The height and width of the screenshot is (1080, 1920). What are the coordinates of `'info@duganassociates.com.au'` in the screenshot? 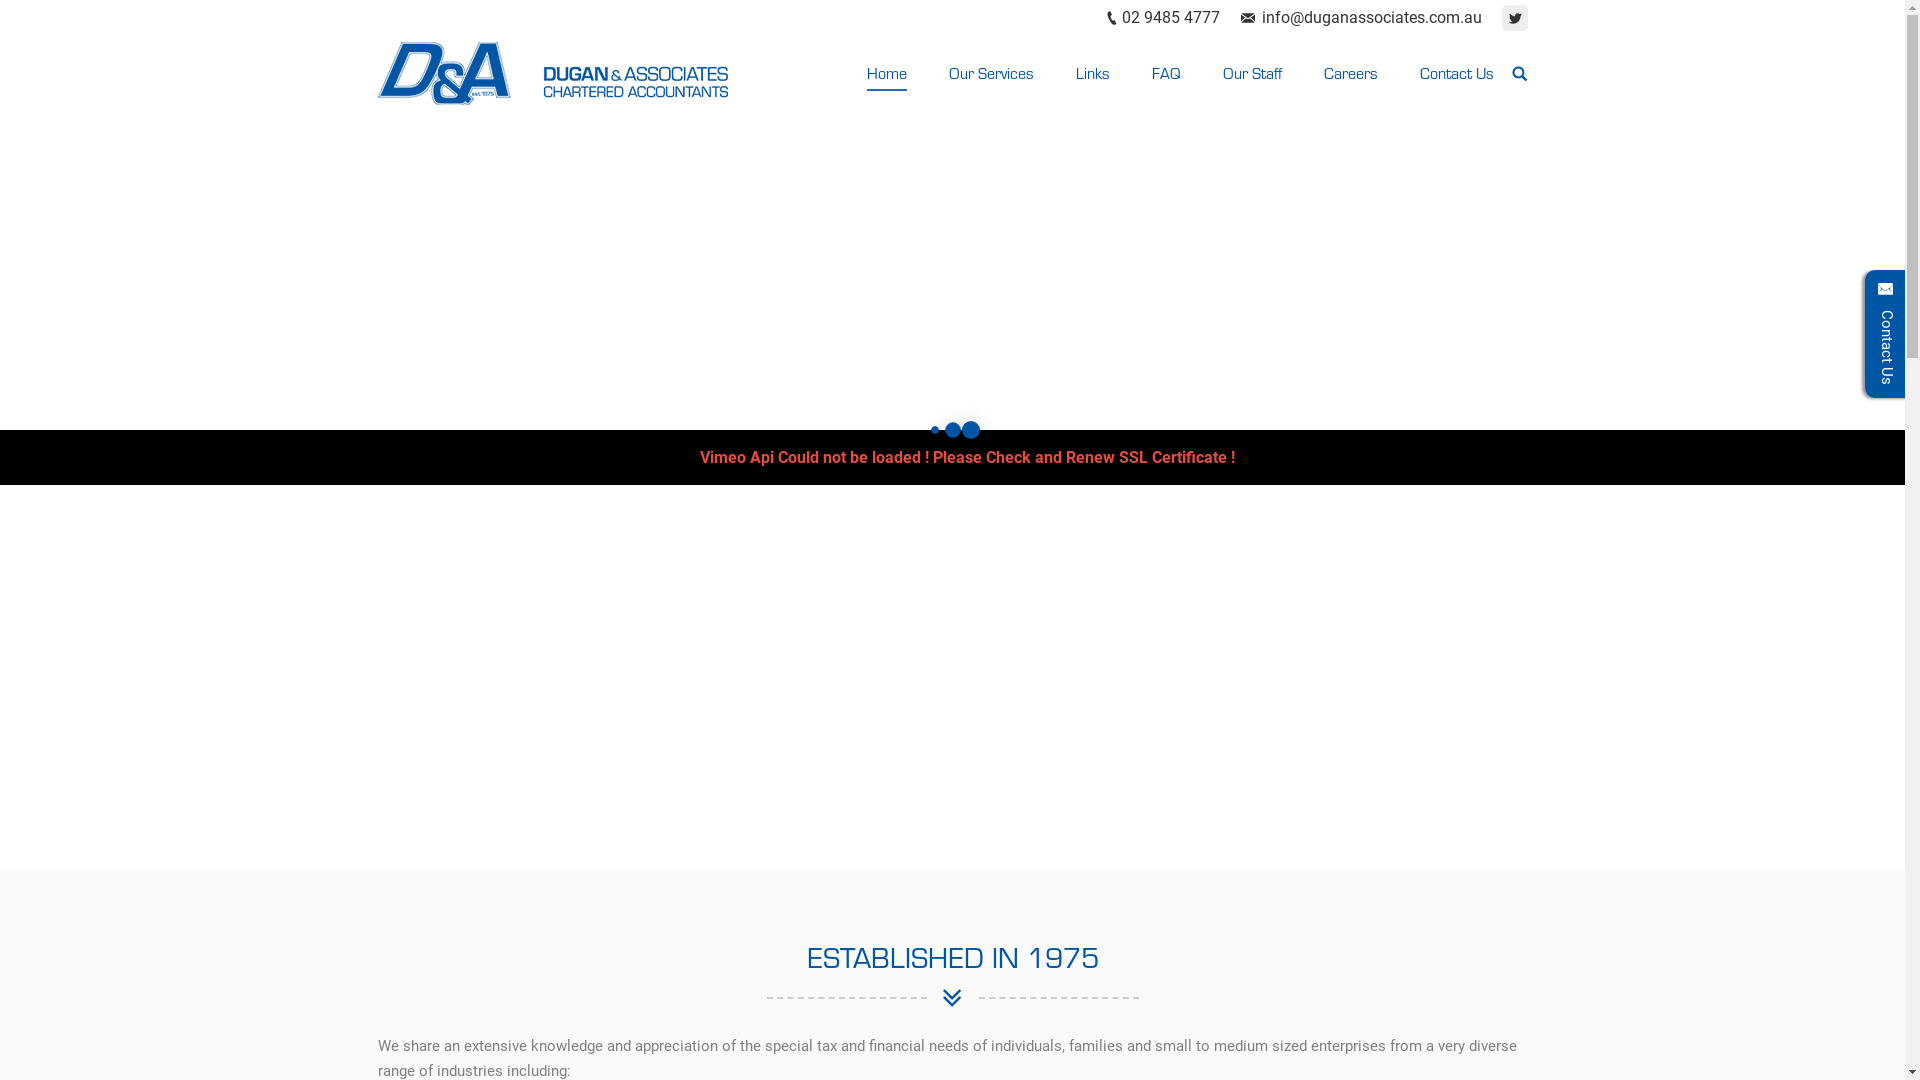 It's located at (1371, 17).